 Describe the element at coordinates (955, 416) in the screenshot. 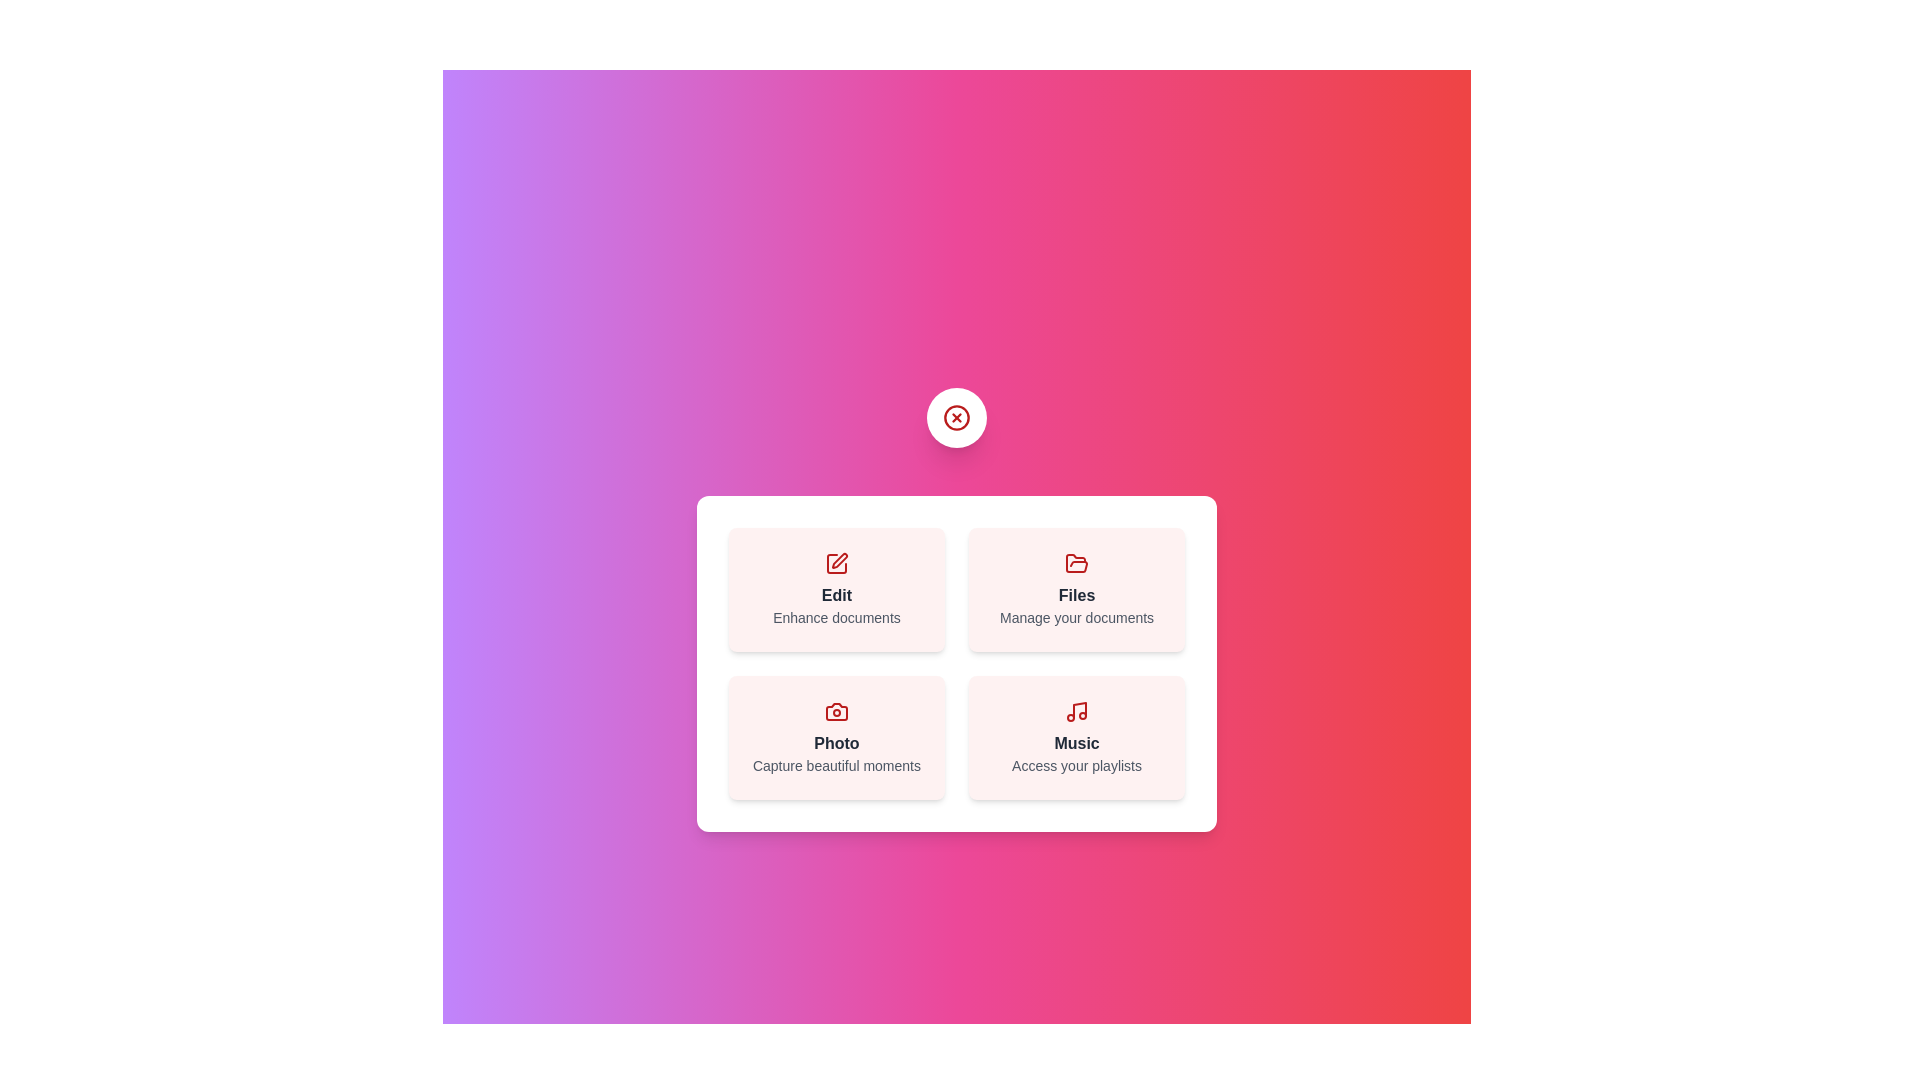

I see `the toggle button to close the main menu` at that location.